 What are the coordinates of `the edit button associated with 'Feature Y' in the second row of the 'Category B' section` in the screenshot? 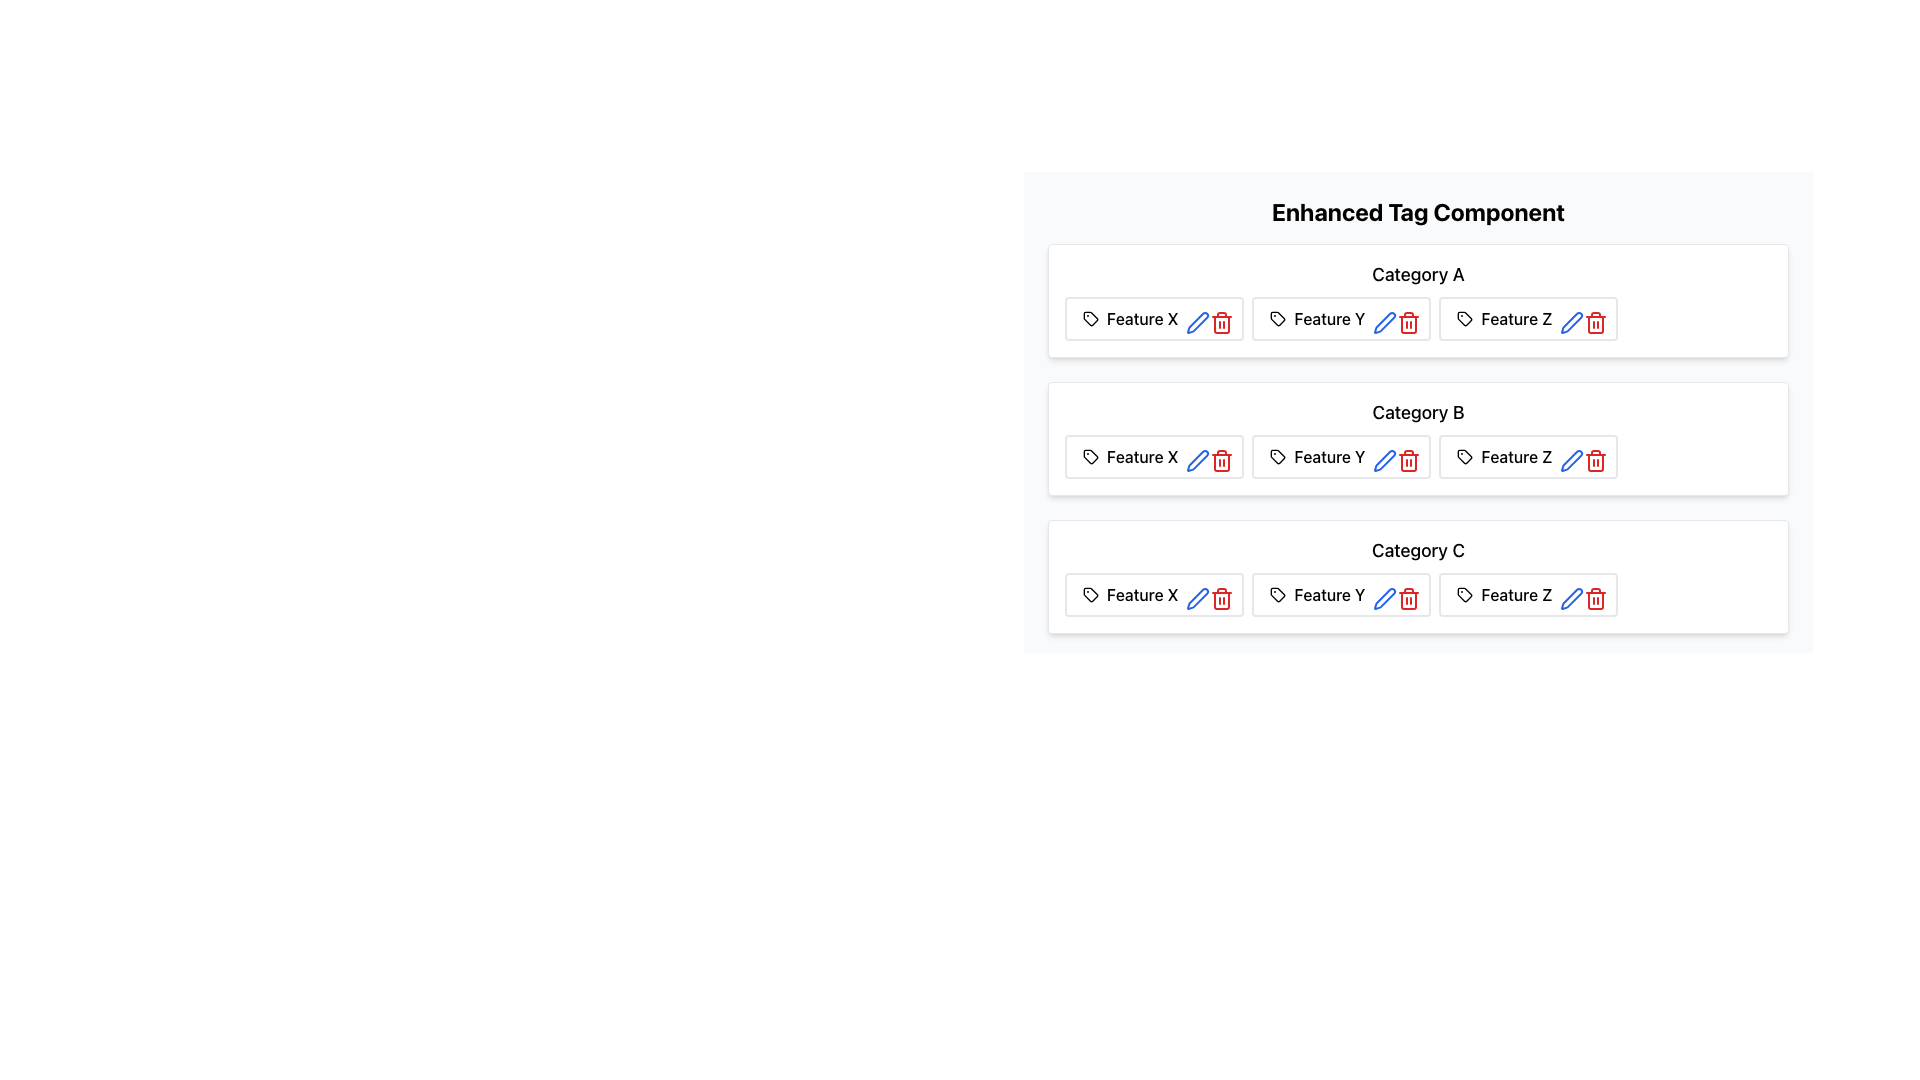 It's located at (1380, 456).